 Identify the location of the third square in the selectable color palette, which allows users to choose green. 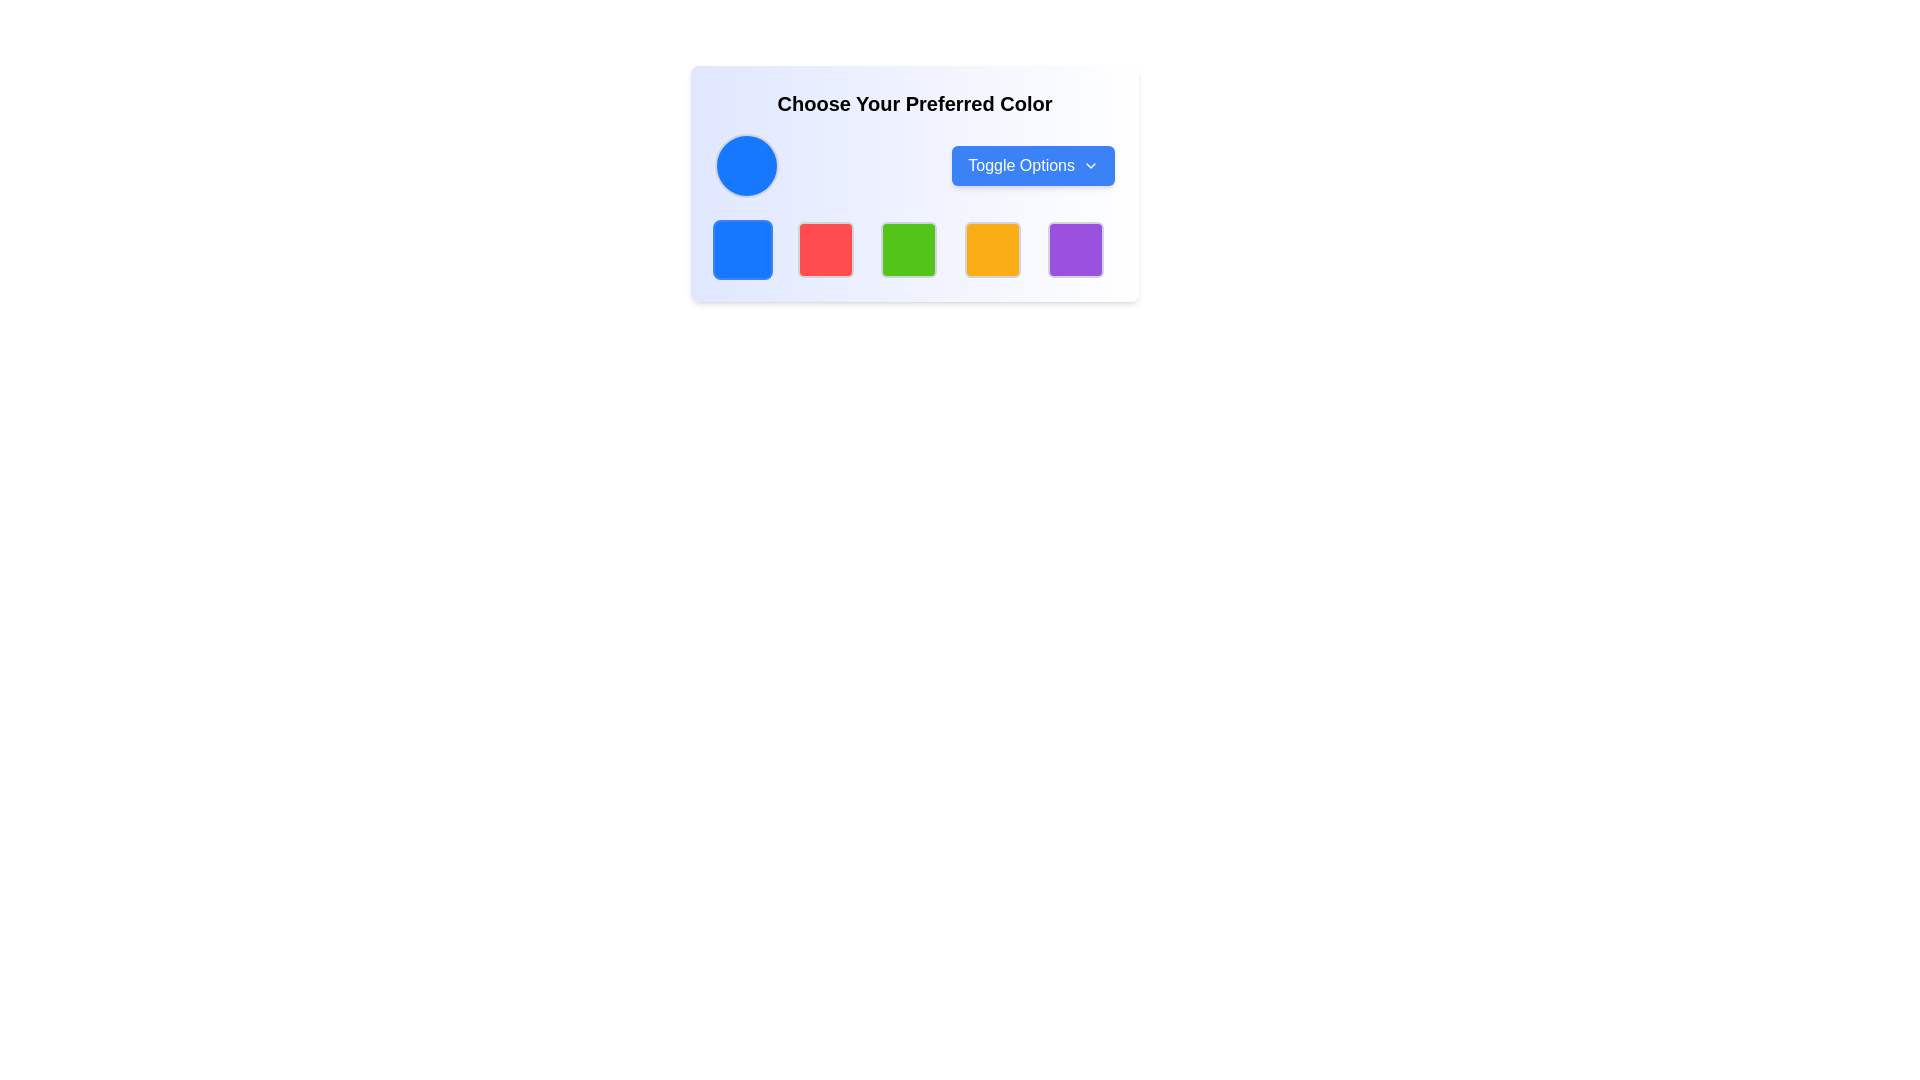
(908, 249).